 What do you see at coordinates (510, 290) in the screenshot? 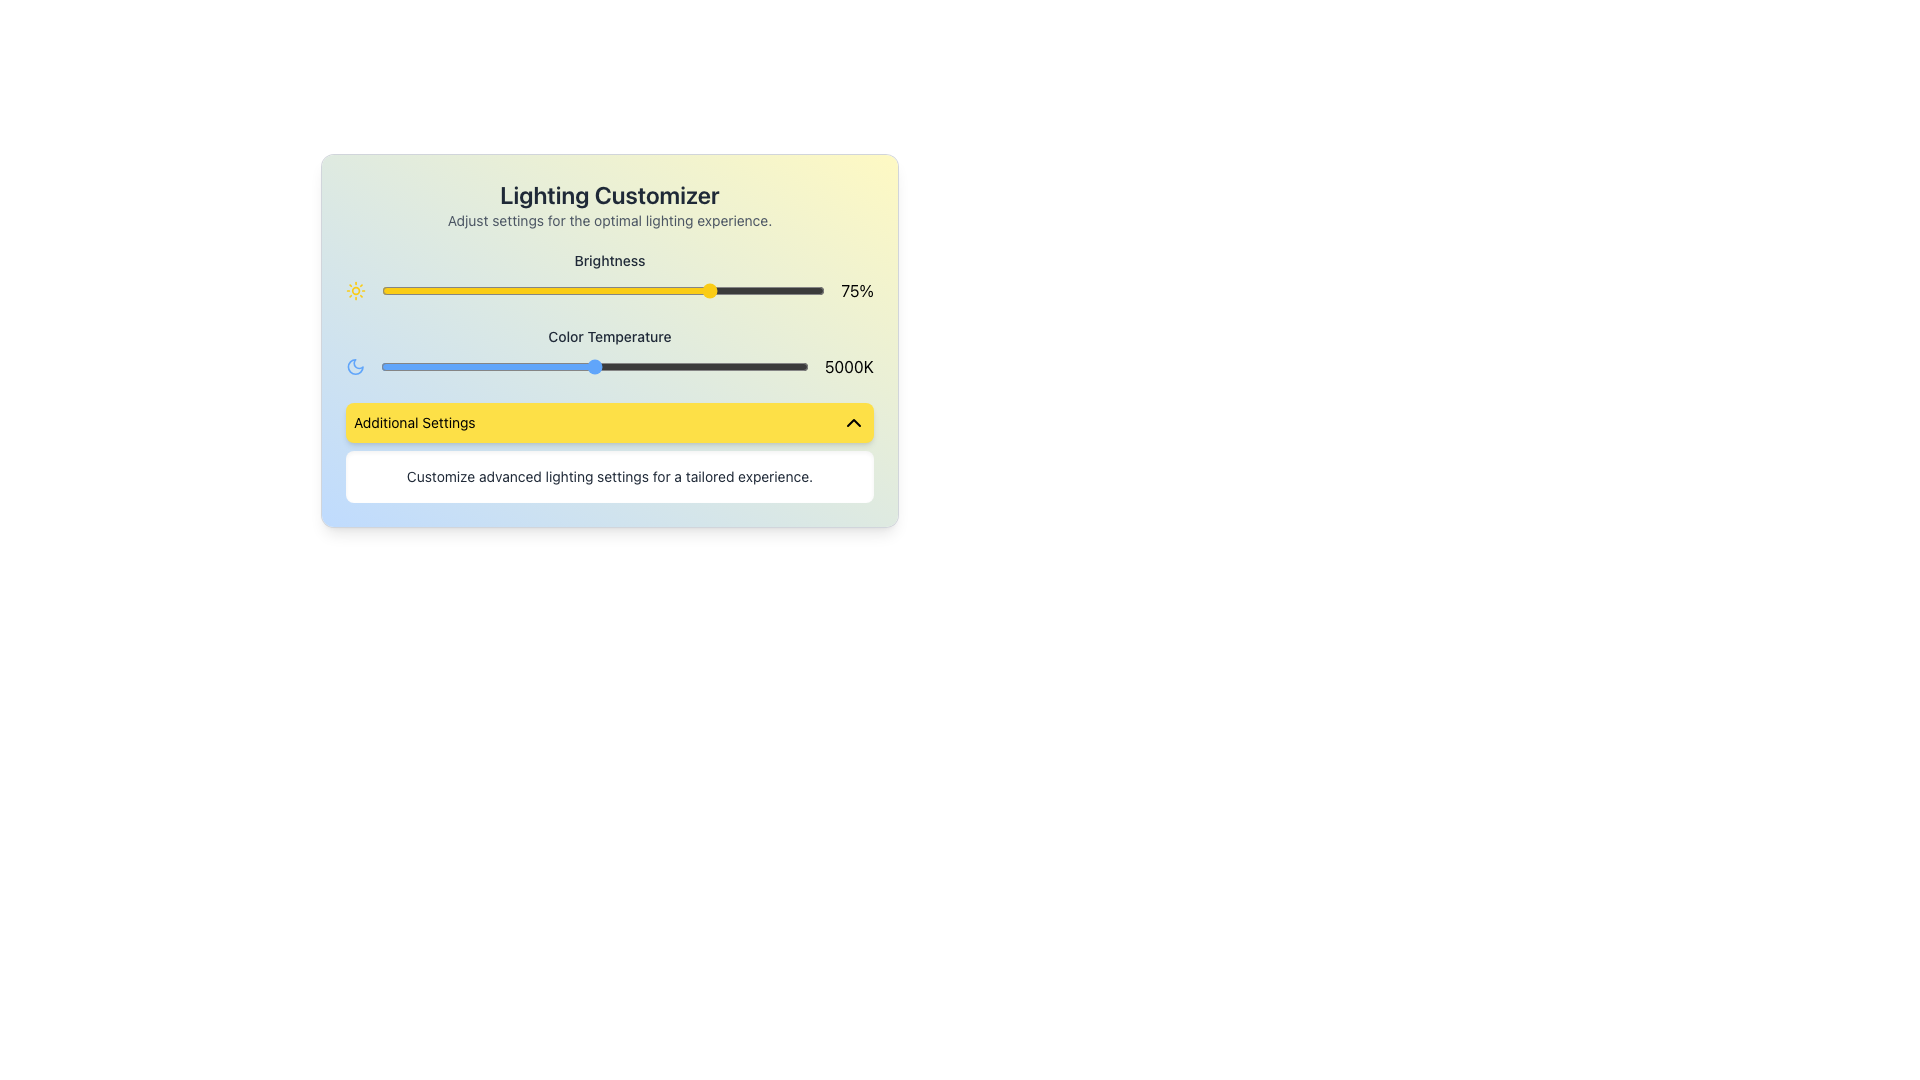
I see `brightness` at bounding box center [510, 290].